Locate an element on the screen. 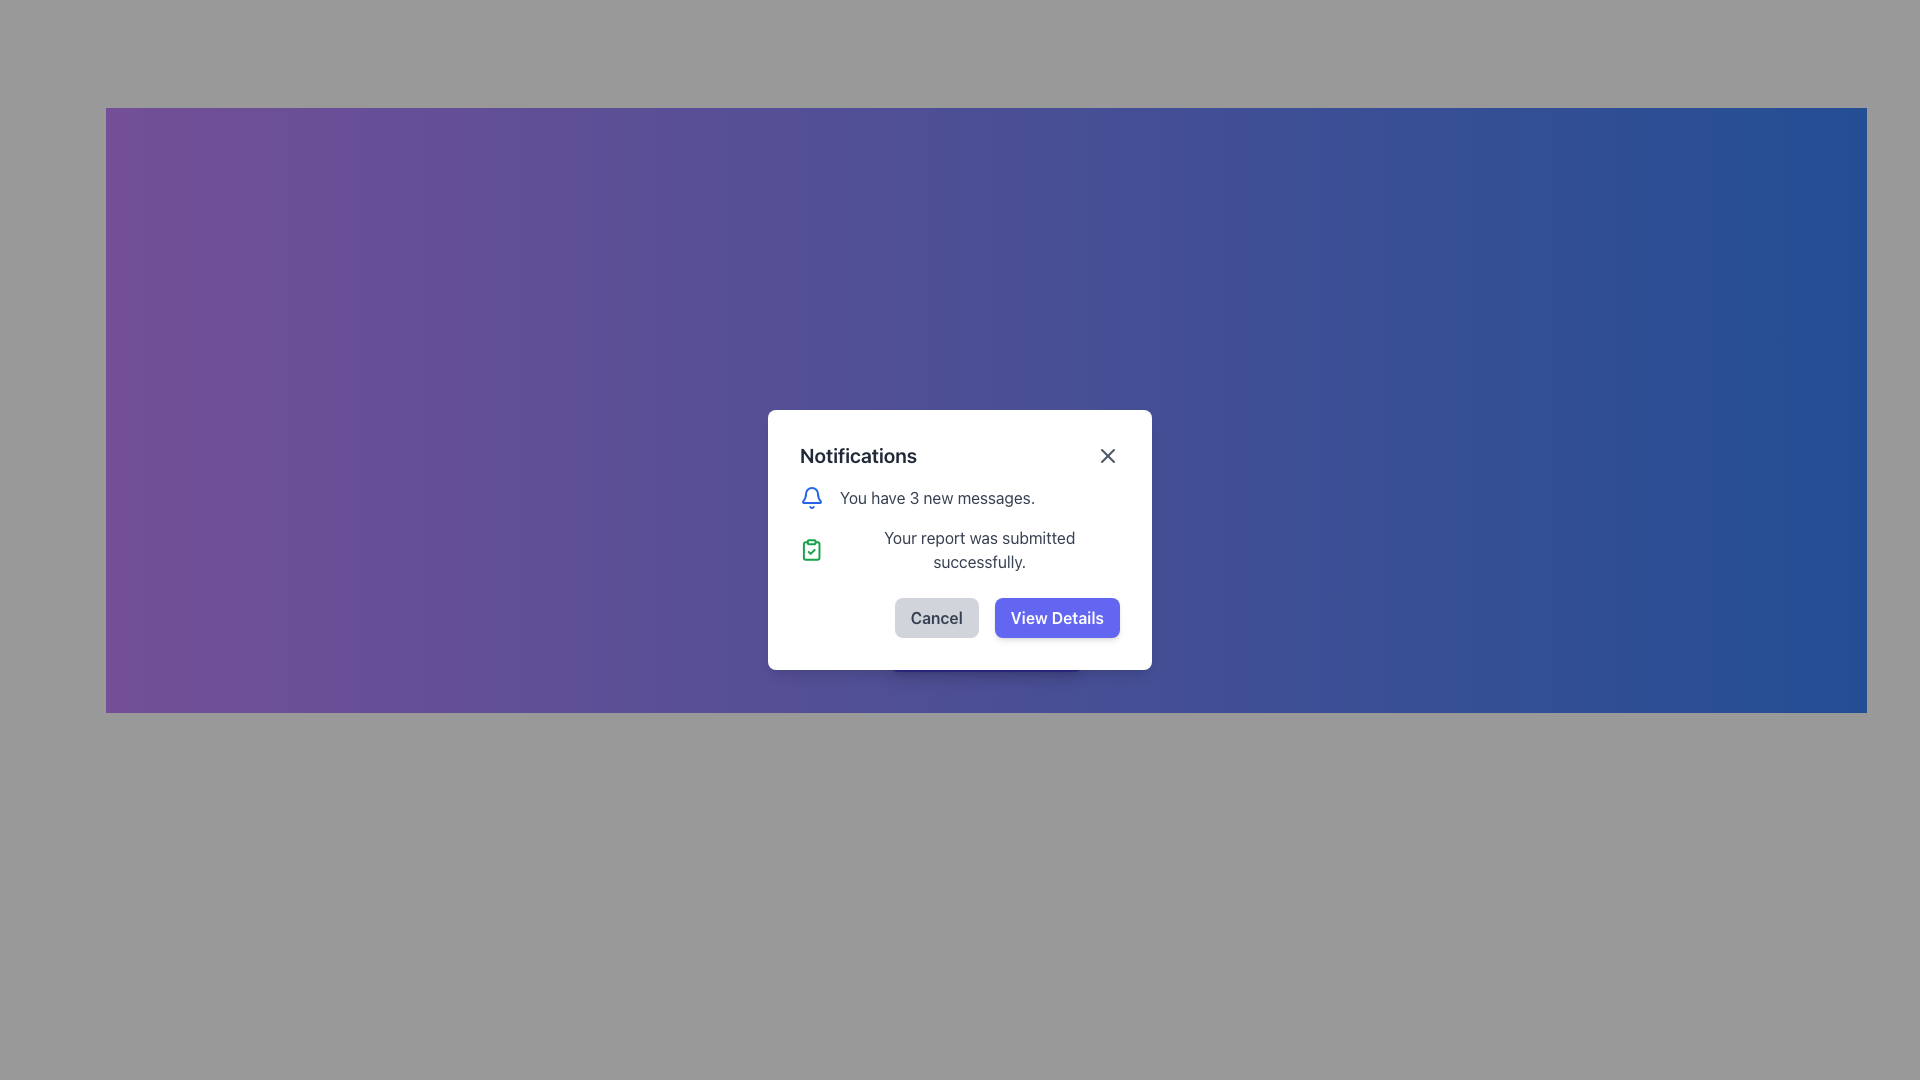 The image size is (1920, 1080). the cancel button located in the bottom-right section of the notification modal, positioned to the left of the 'View Details' button is located at coordinates (960, 616).